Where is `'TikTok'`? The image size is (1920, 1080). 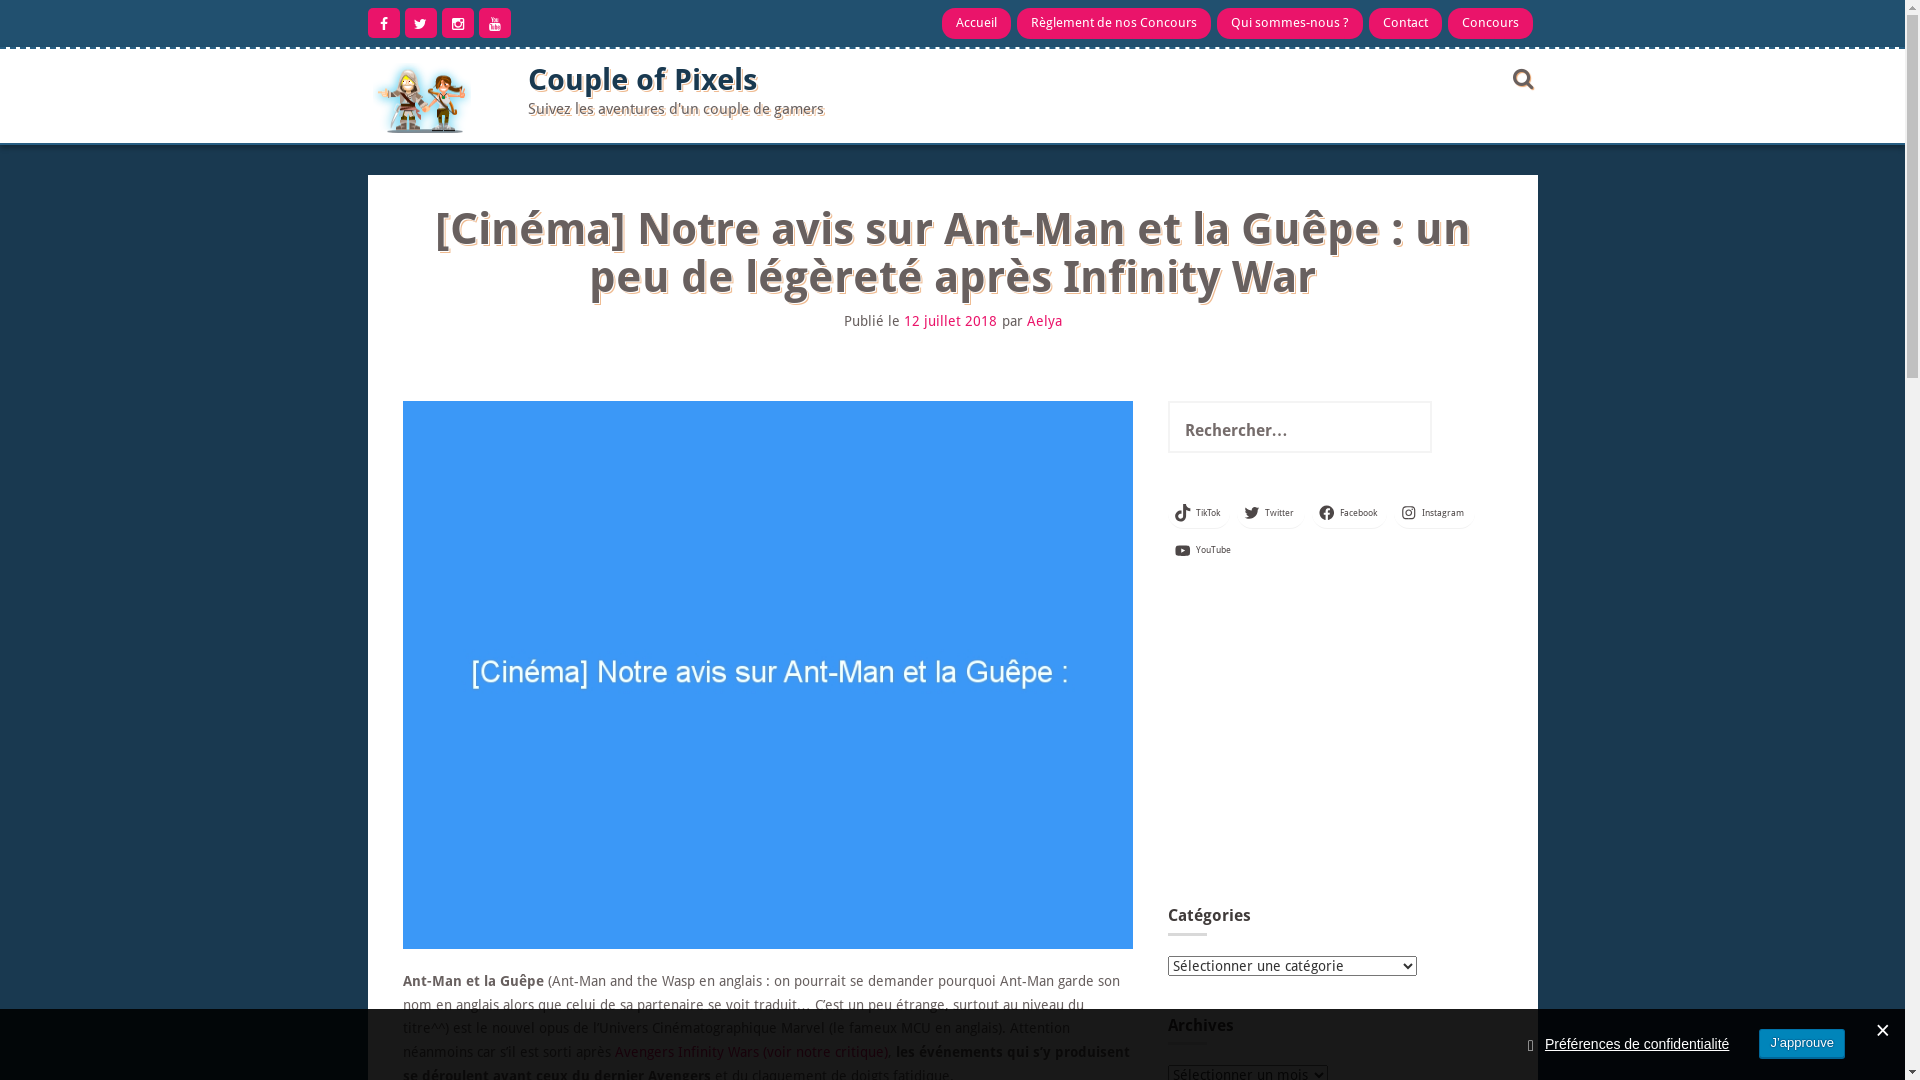
'TikTok' is located at coordinates (1199, 512).